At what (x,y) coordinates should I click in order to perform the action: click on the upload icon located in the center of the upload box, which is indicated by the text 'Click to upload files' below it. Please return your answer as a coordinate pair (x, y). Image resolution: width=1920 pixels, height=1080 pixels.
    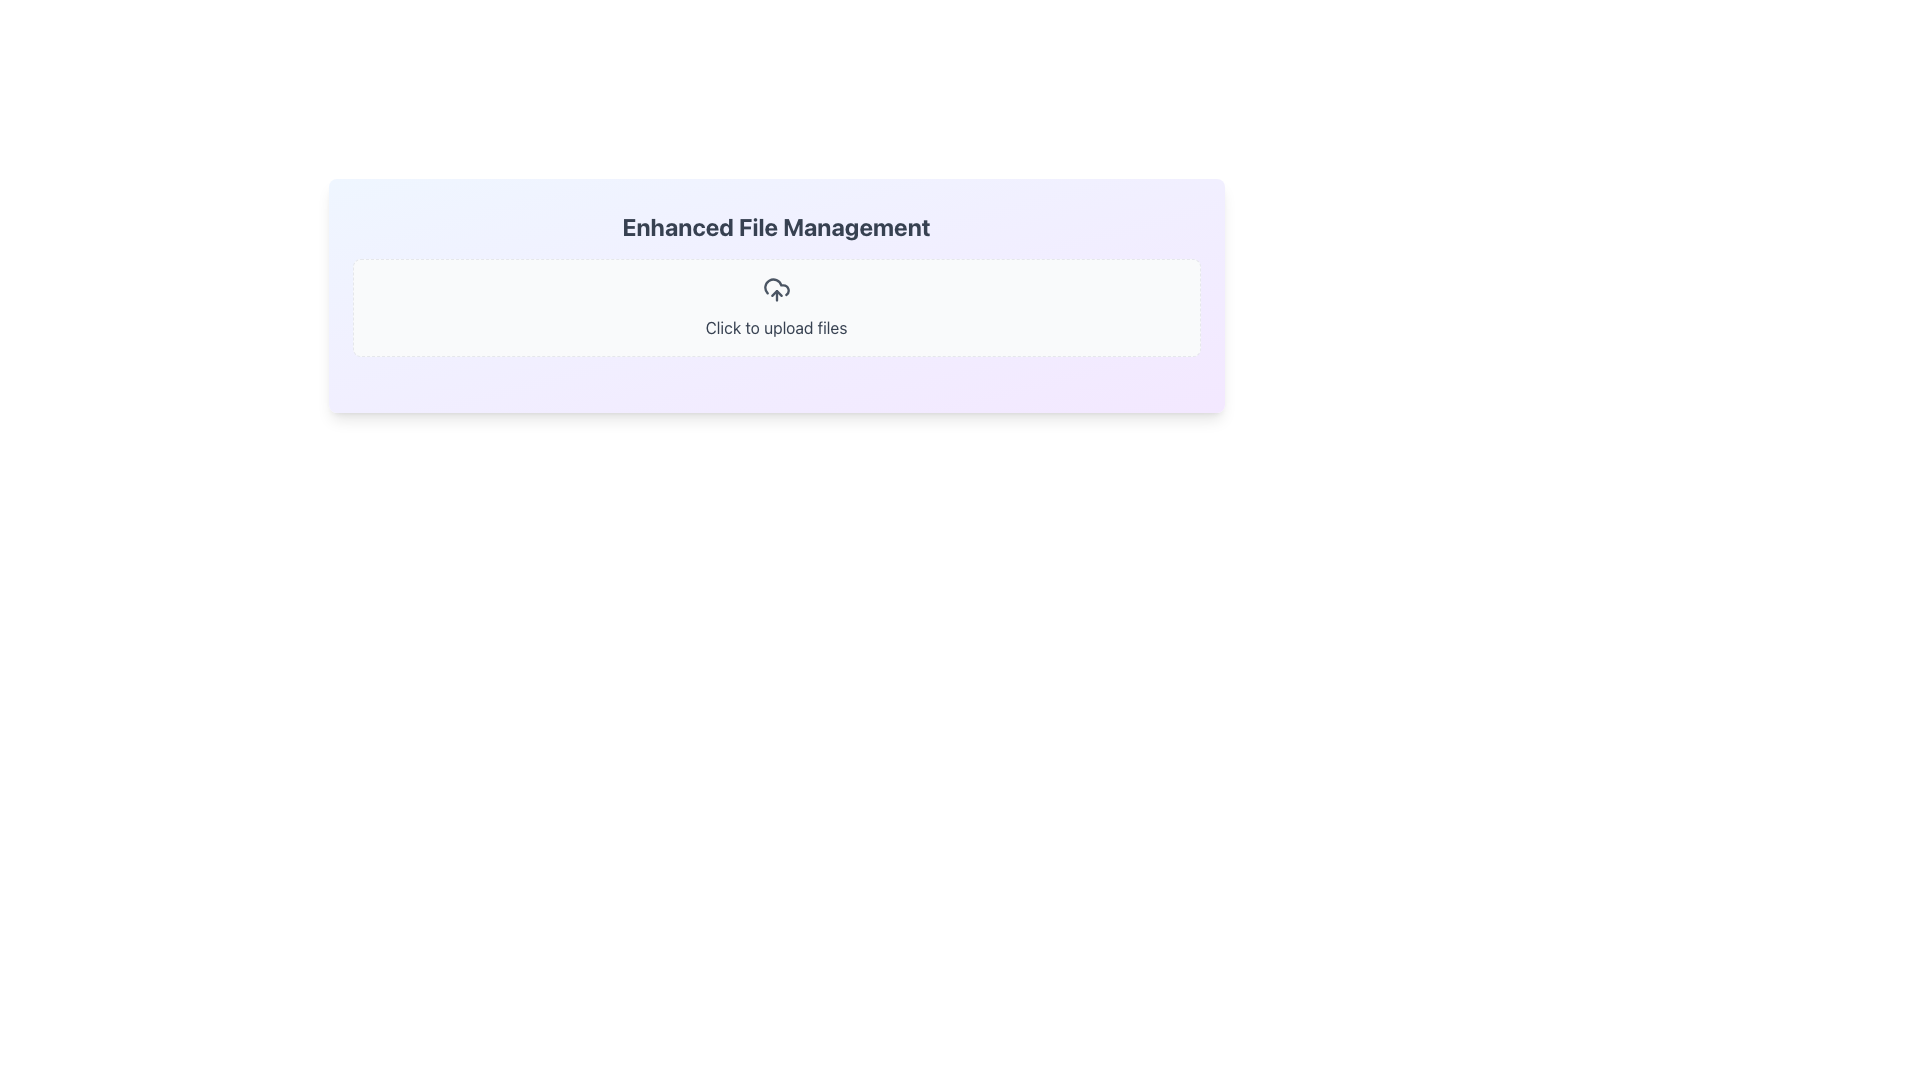
    Looking at the image, I should click on (775, 289).